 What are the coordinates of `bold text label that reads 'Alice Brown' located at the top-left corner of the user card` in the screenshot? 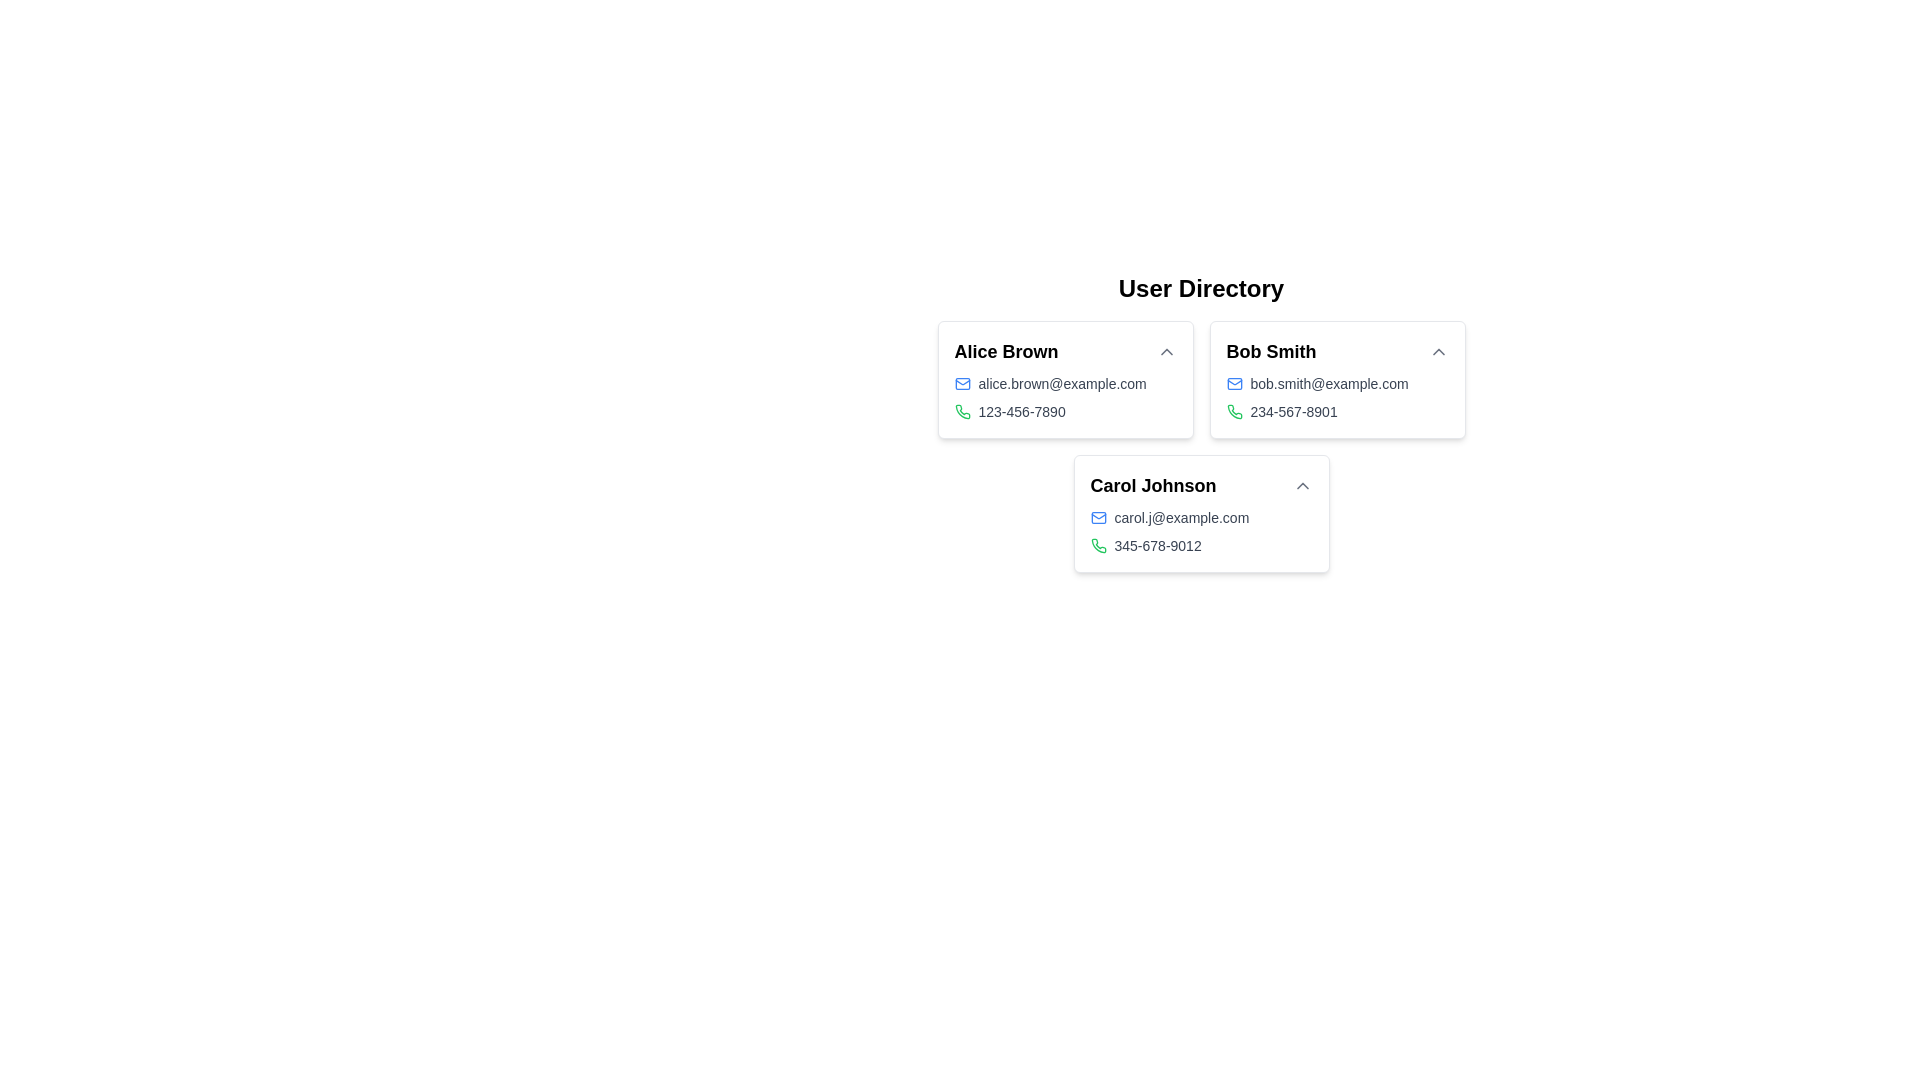 It's located at (1006, 350).